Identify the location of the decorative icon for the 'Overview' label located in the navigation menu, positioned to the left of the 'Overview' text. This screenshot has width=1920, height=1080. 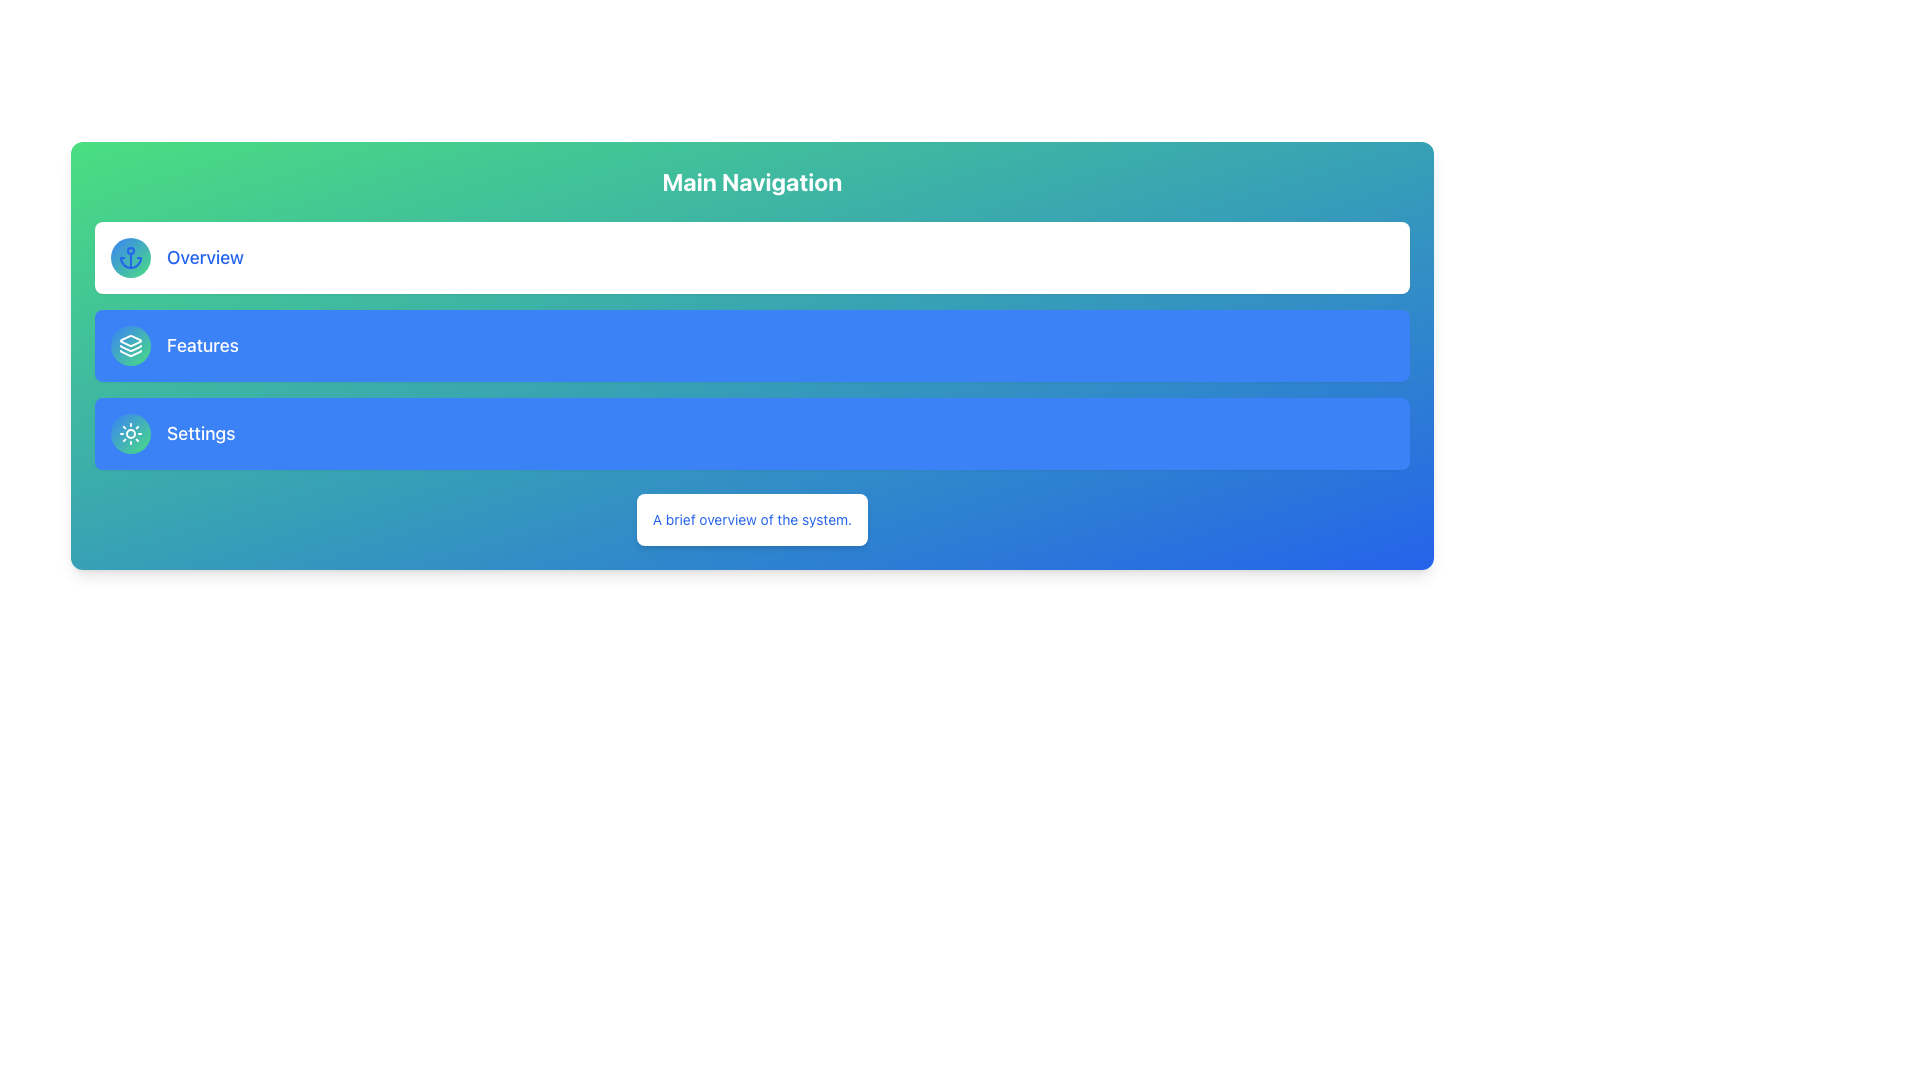
(129, 257).